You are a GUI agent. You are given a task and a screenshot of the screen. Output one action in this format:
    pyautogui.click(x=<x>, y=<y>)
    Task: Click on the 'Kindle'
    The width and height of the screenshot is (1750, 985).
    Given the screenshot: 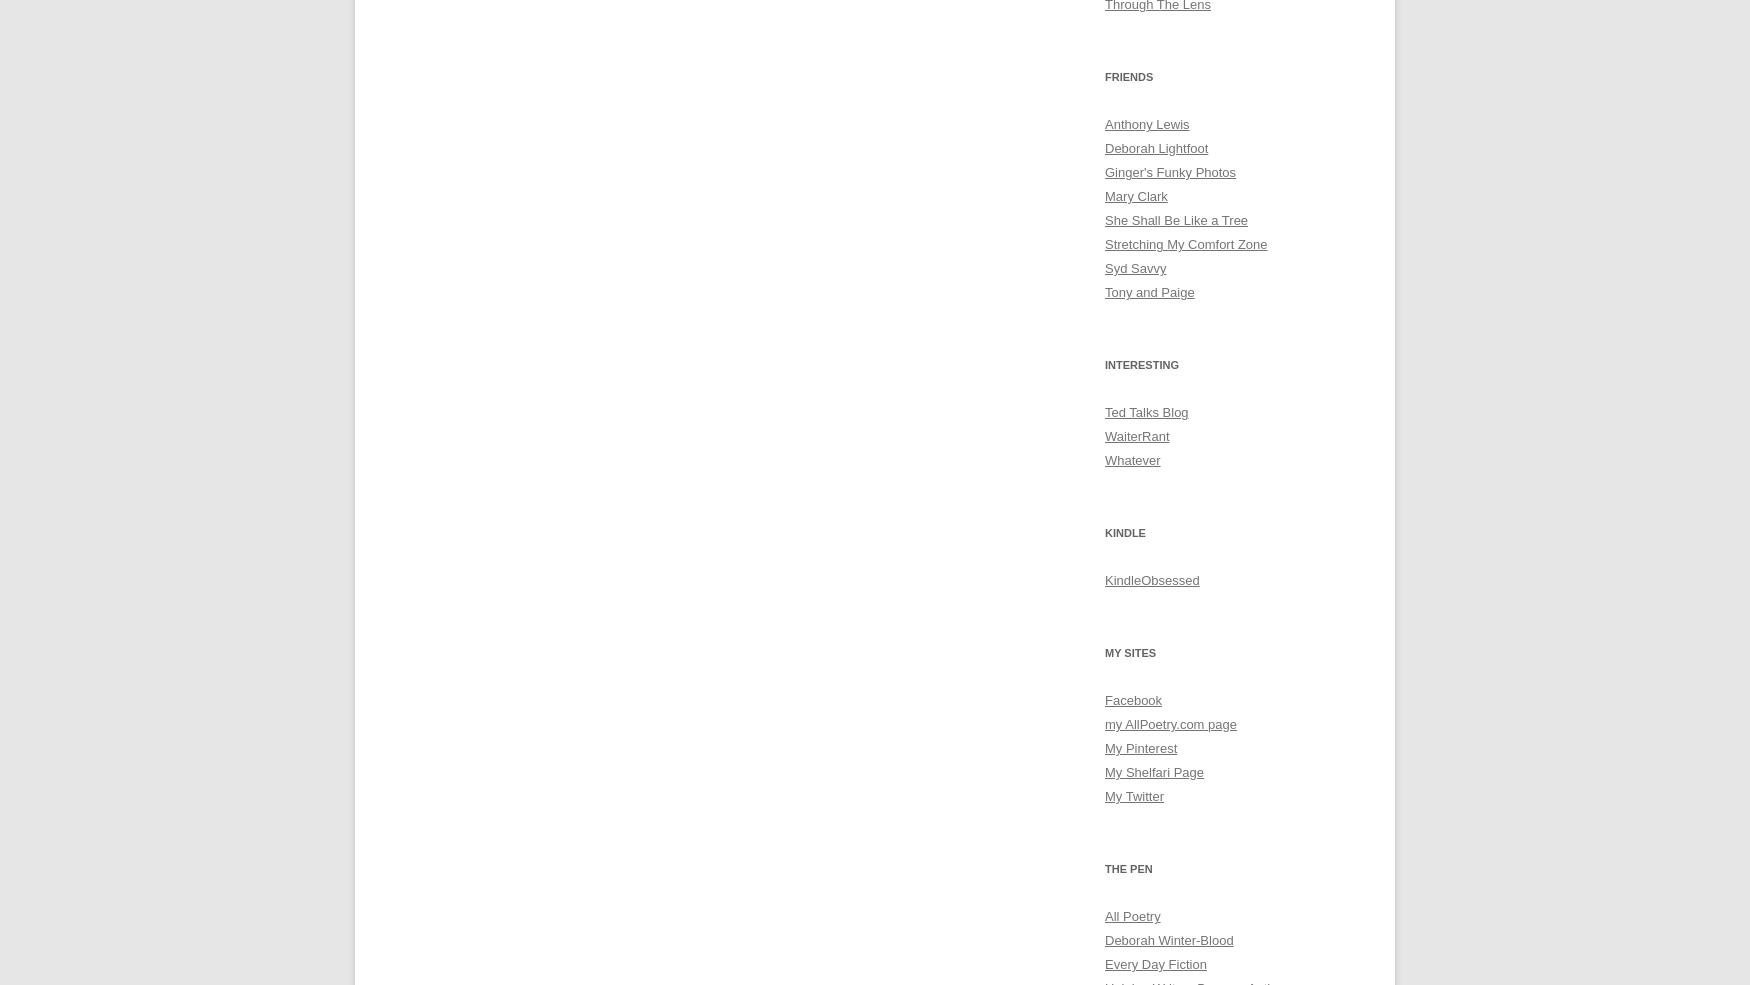 What is the action you would take?
    pyautogui.click(x=1125, y=532)
    